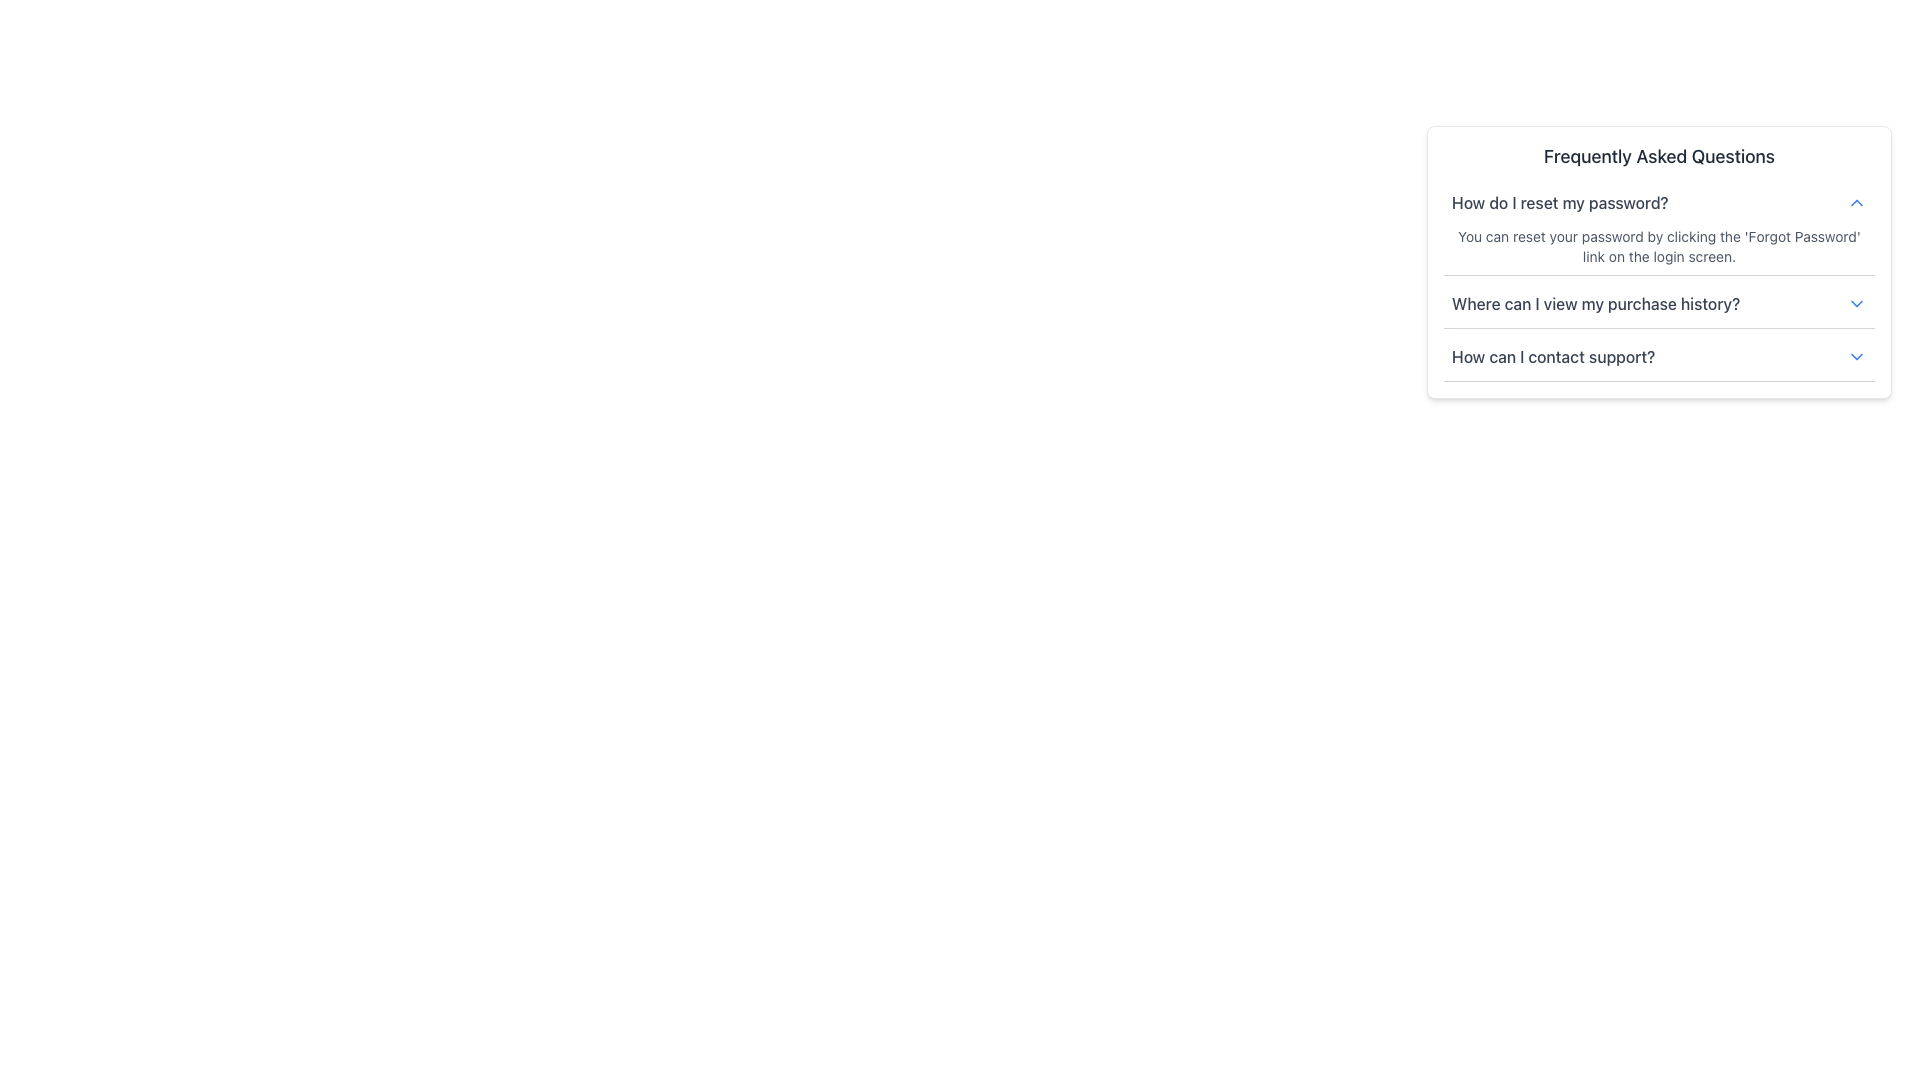 This screenshot has width=1920, height=1080. I want to click on the Interactive FAQ question item at the bottom of the FAQ section, so click(1659, 356).